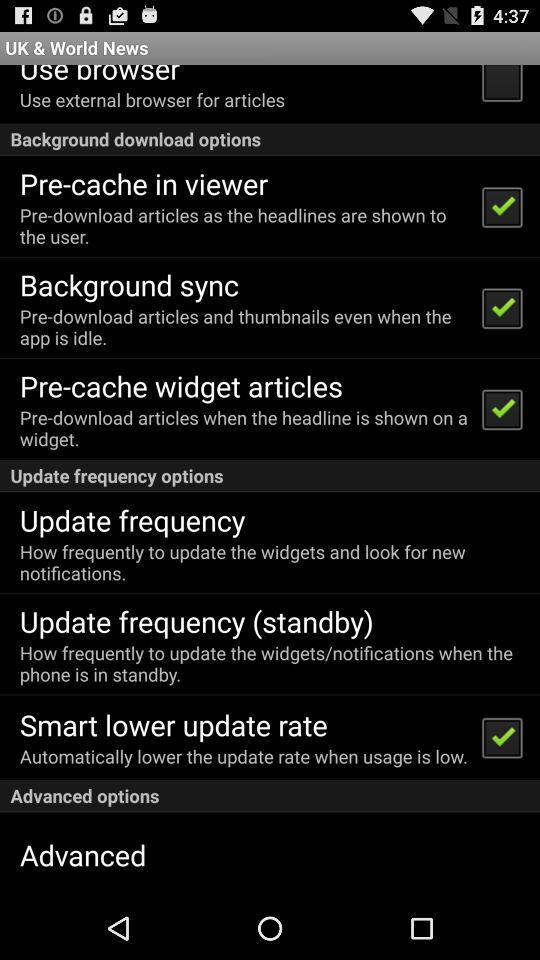 The height and width of the screenshot is (960, 540). I want to click on item above advanced icon, so click(270, 796).